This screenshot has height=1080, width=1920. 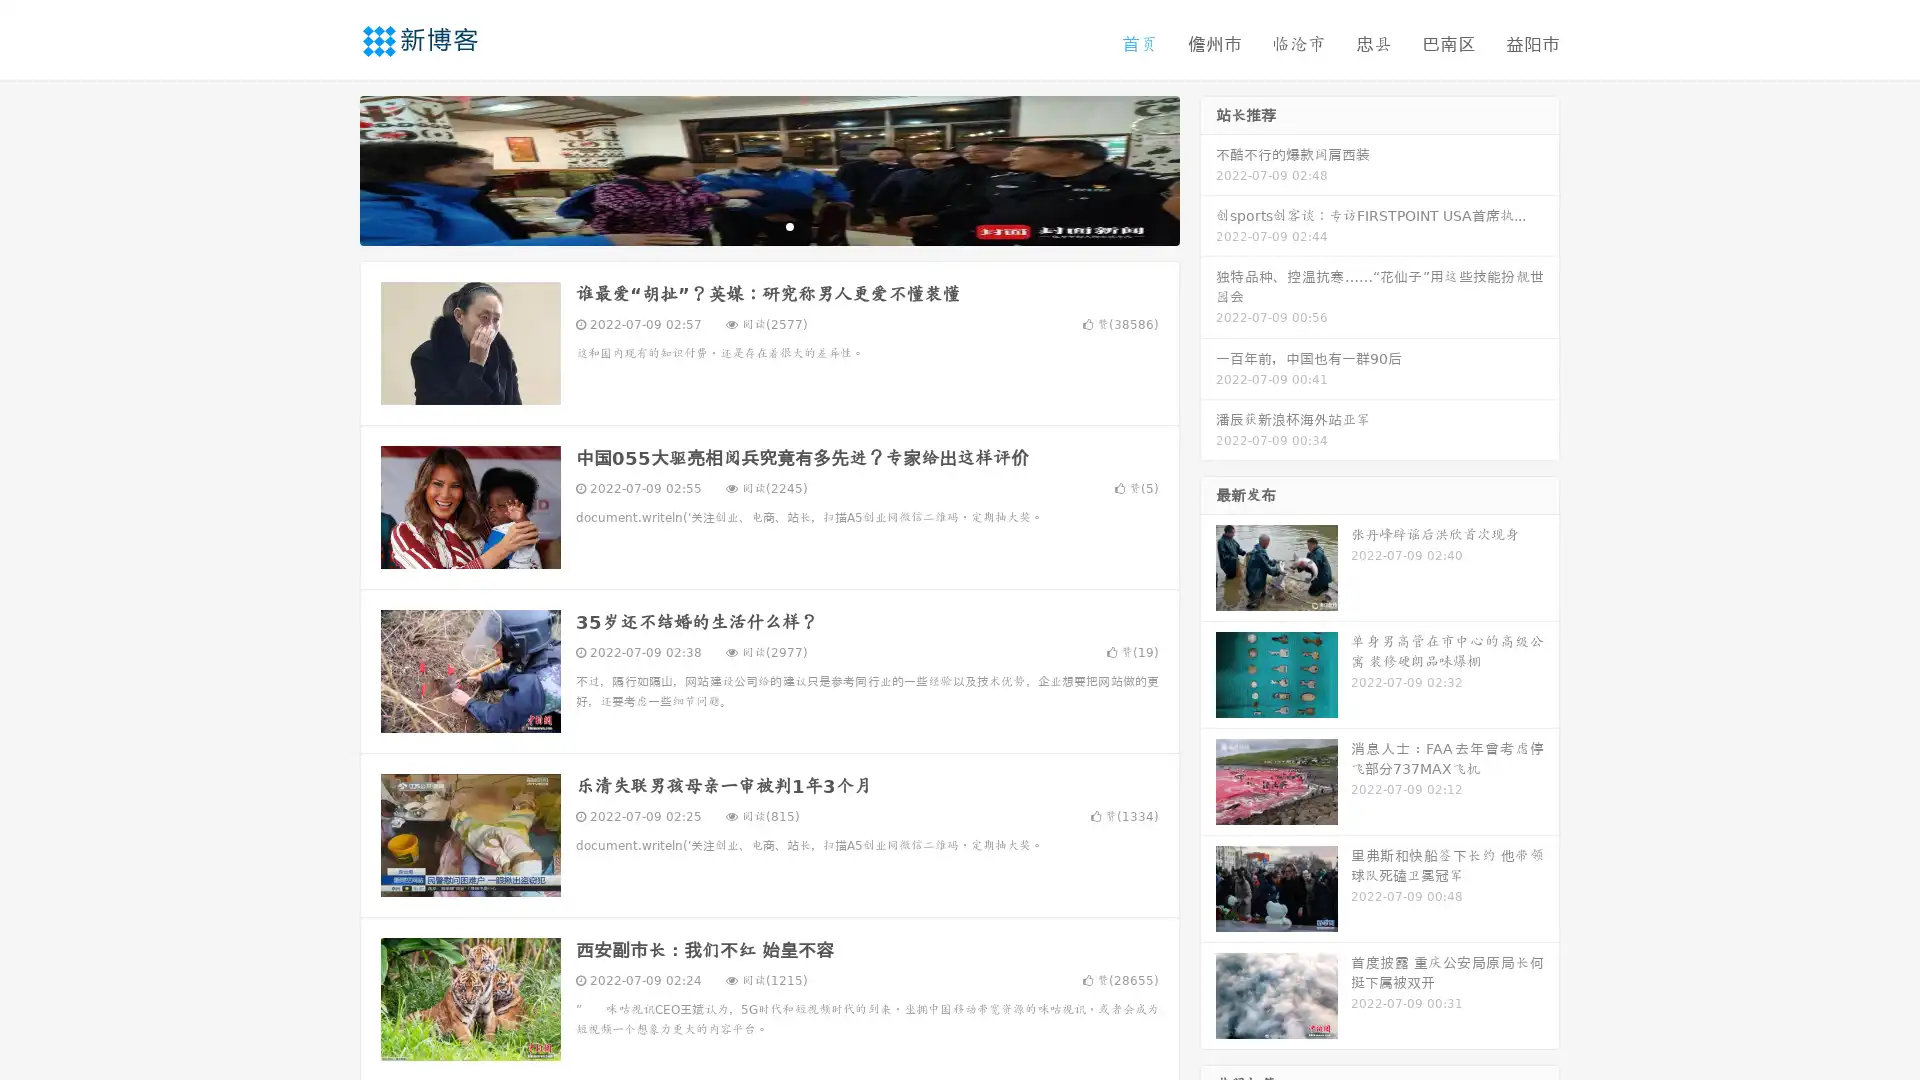 I want to click on Go to slide 1, so click(x=748, y=225).